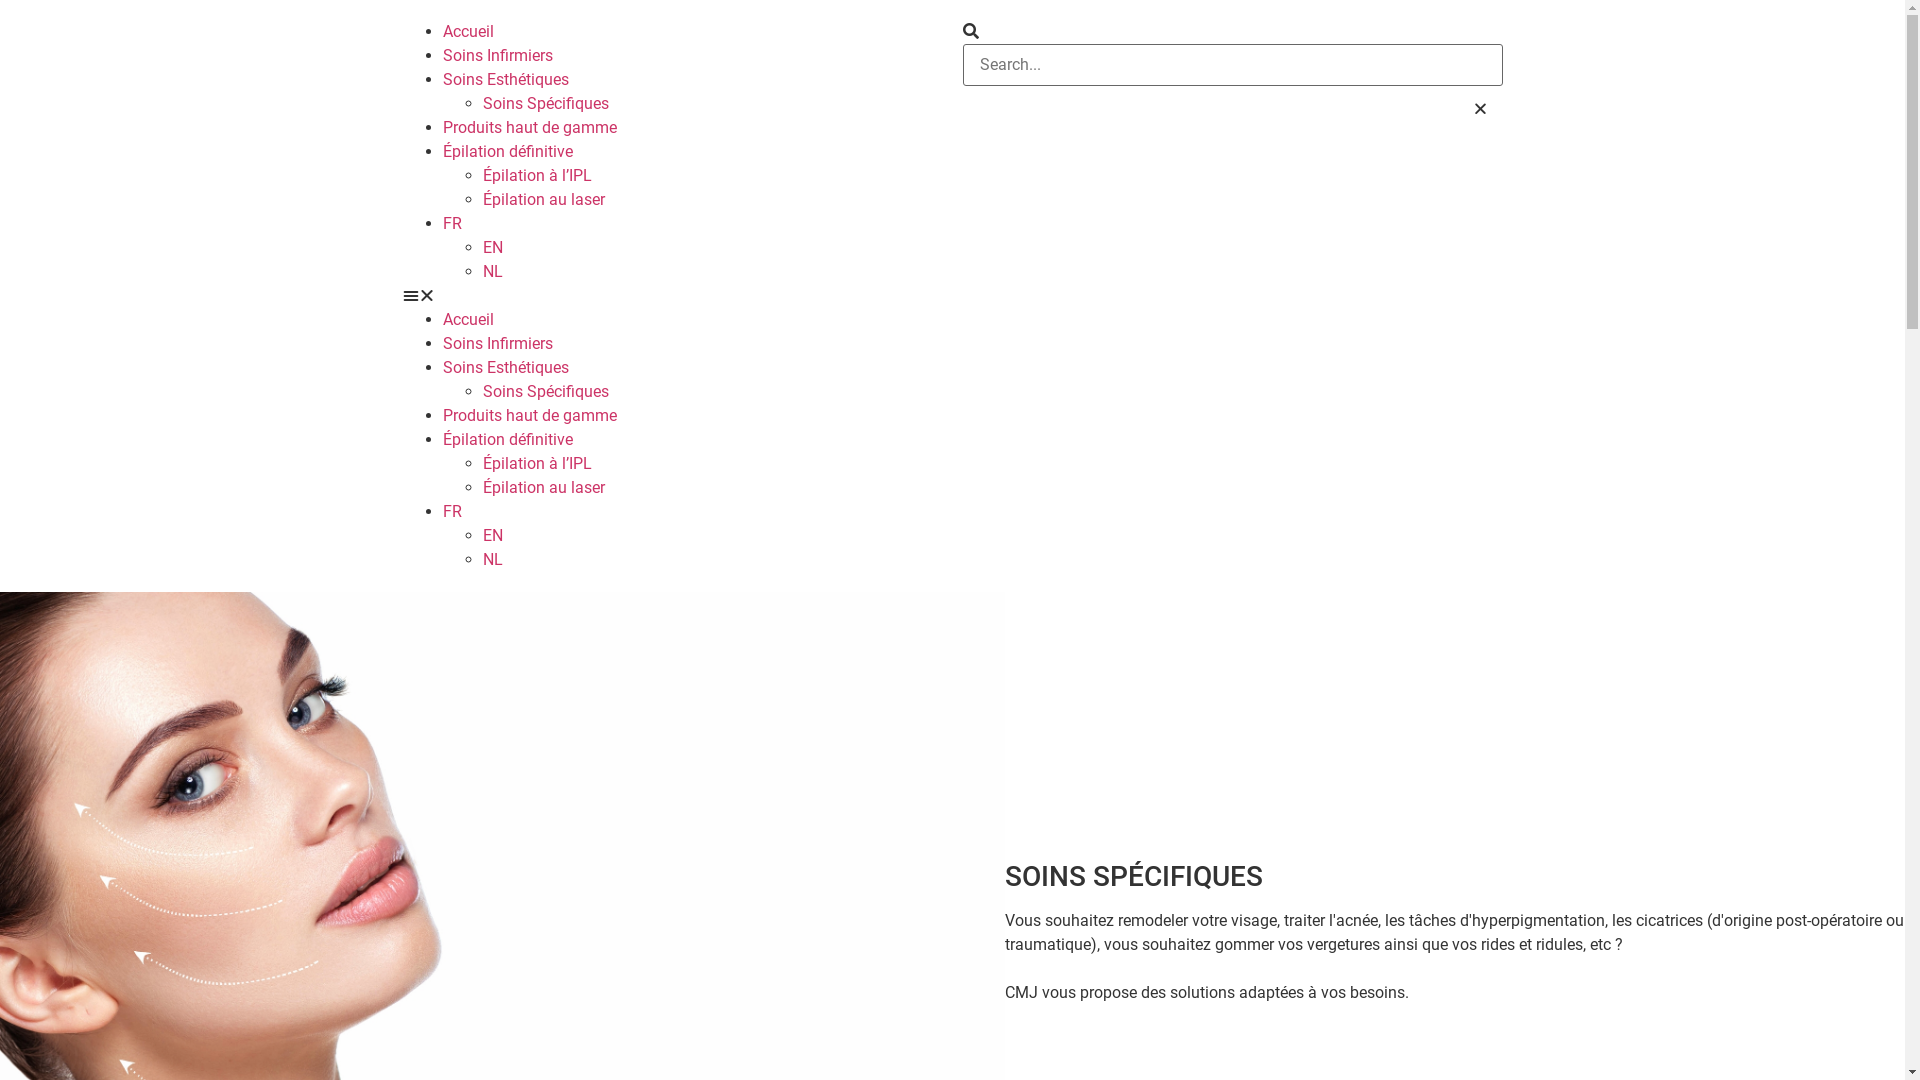 This screenshot has width=1920, height=1080. What do you see at coordinates (466, 31) in the screenshot?
I see `'Accueil'` at bounding box center [466, 31].